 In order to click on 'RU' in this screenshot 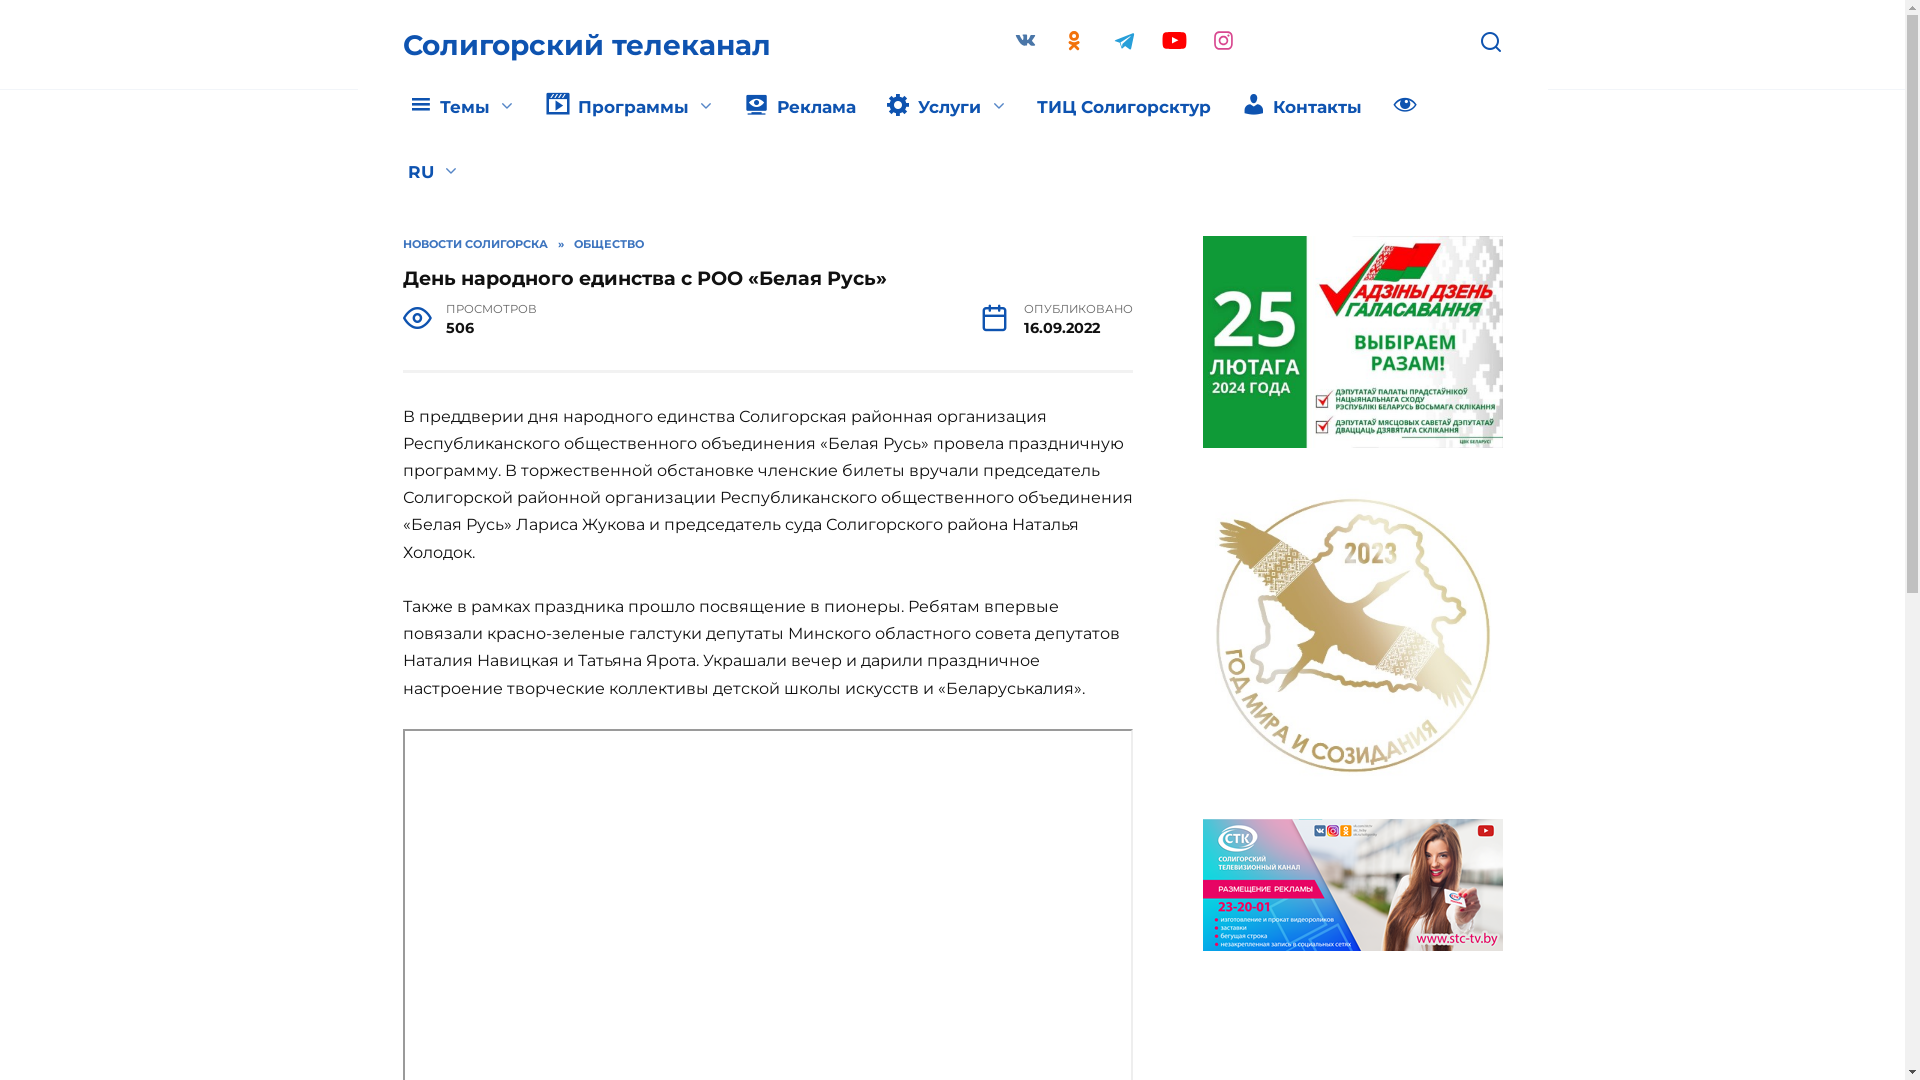, I will do `click(392, 172)`.